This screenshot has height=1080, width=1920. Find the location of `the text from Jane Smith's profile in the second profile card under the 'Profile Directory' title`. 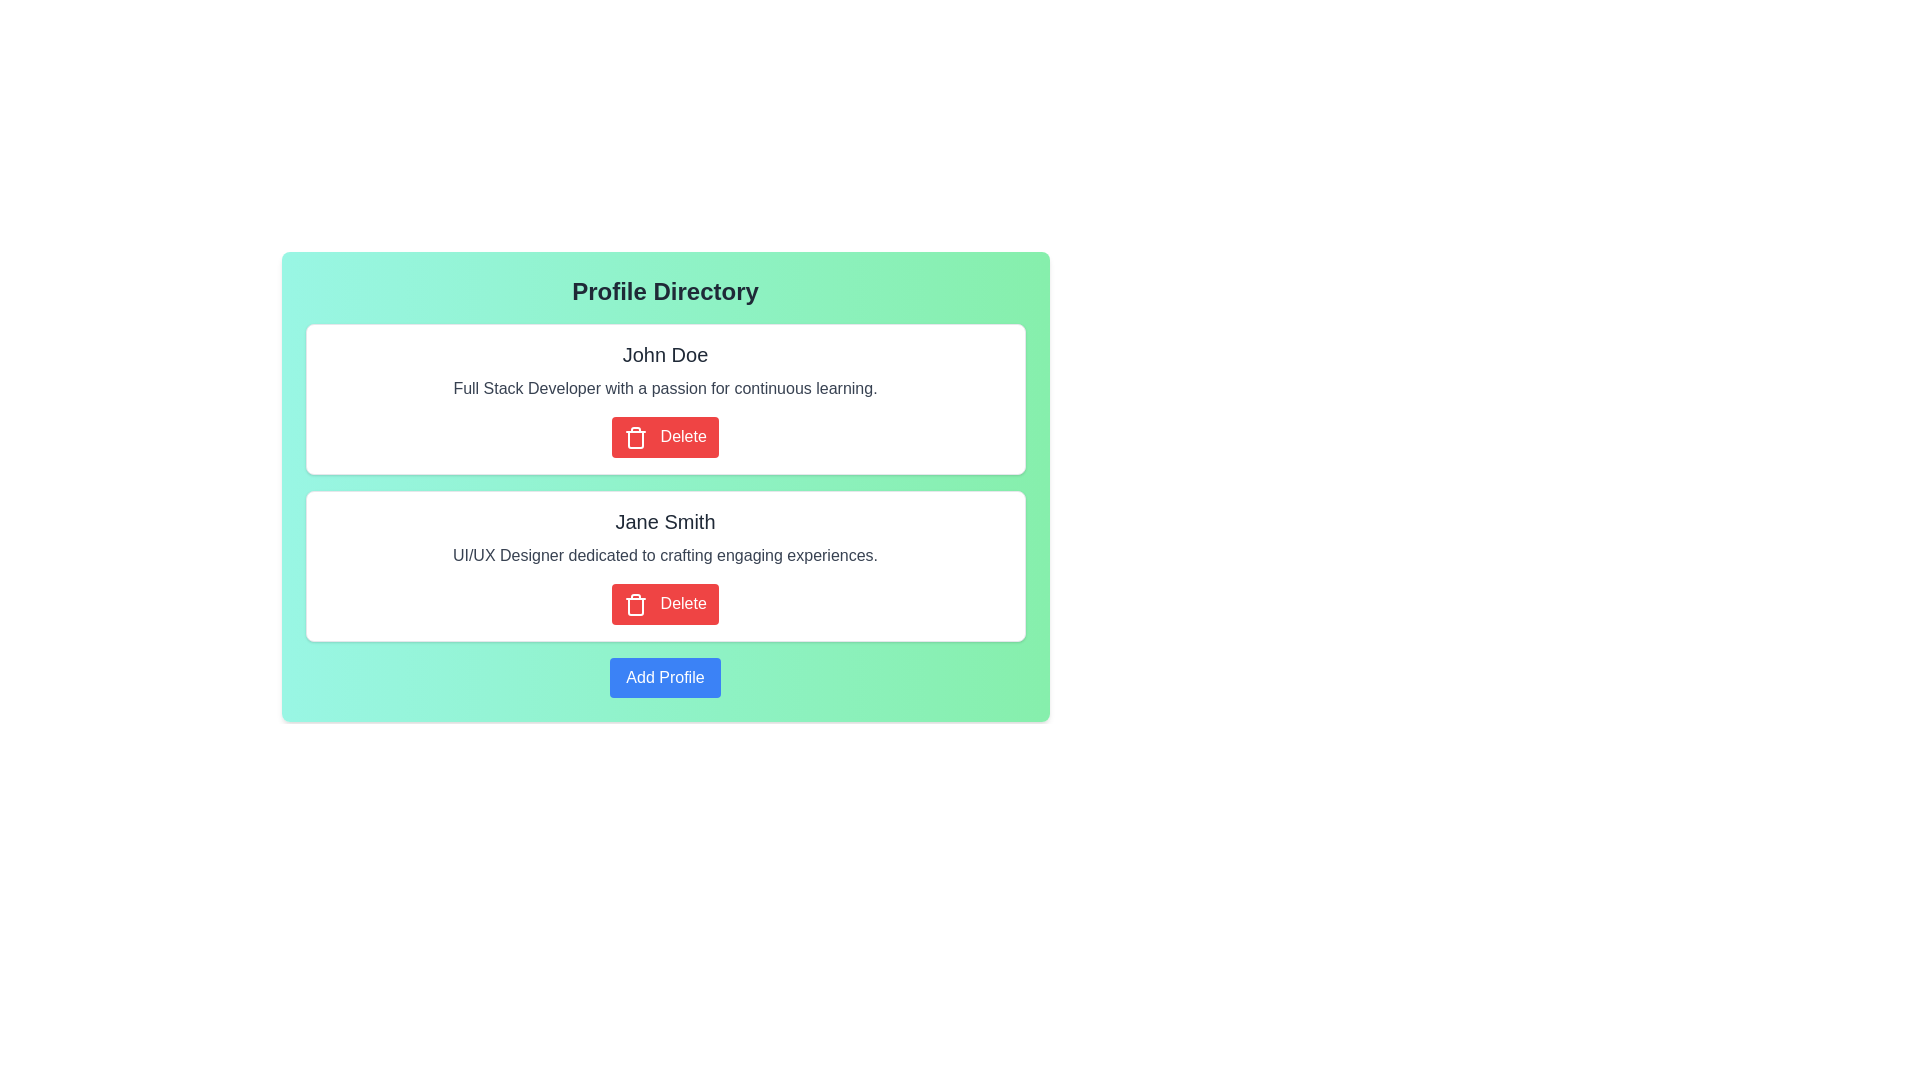

the text from Jane Smith's profile in the second profile card under the 'Profile Directory' title is located at coordinates (665, 509).